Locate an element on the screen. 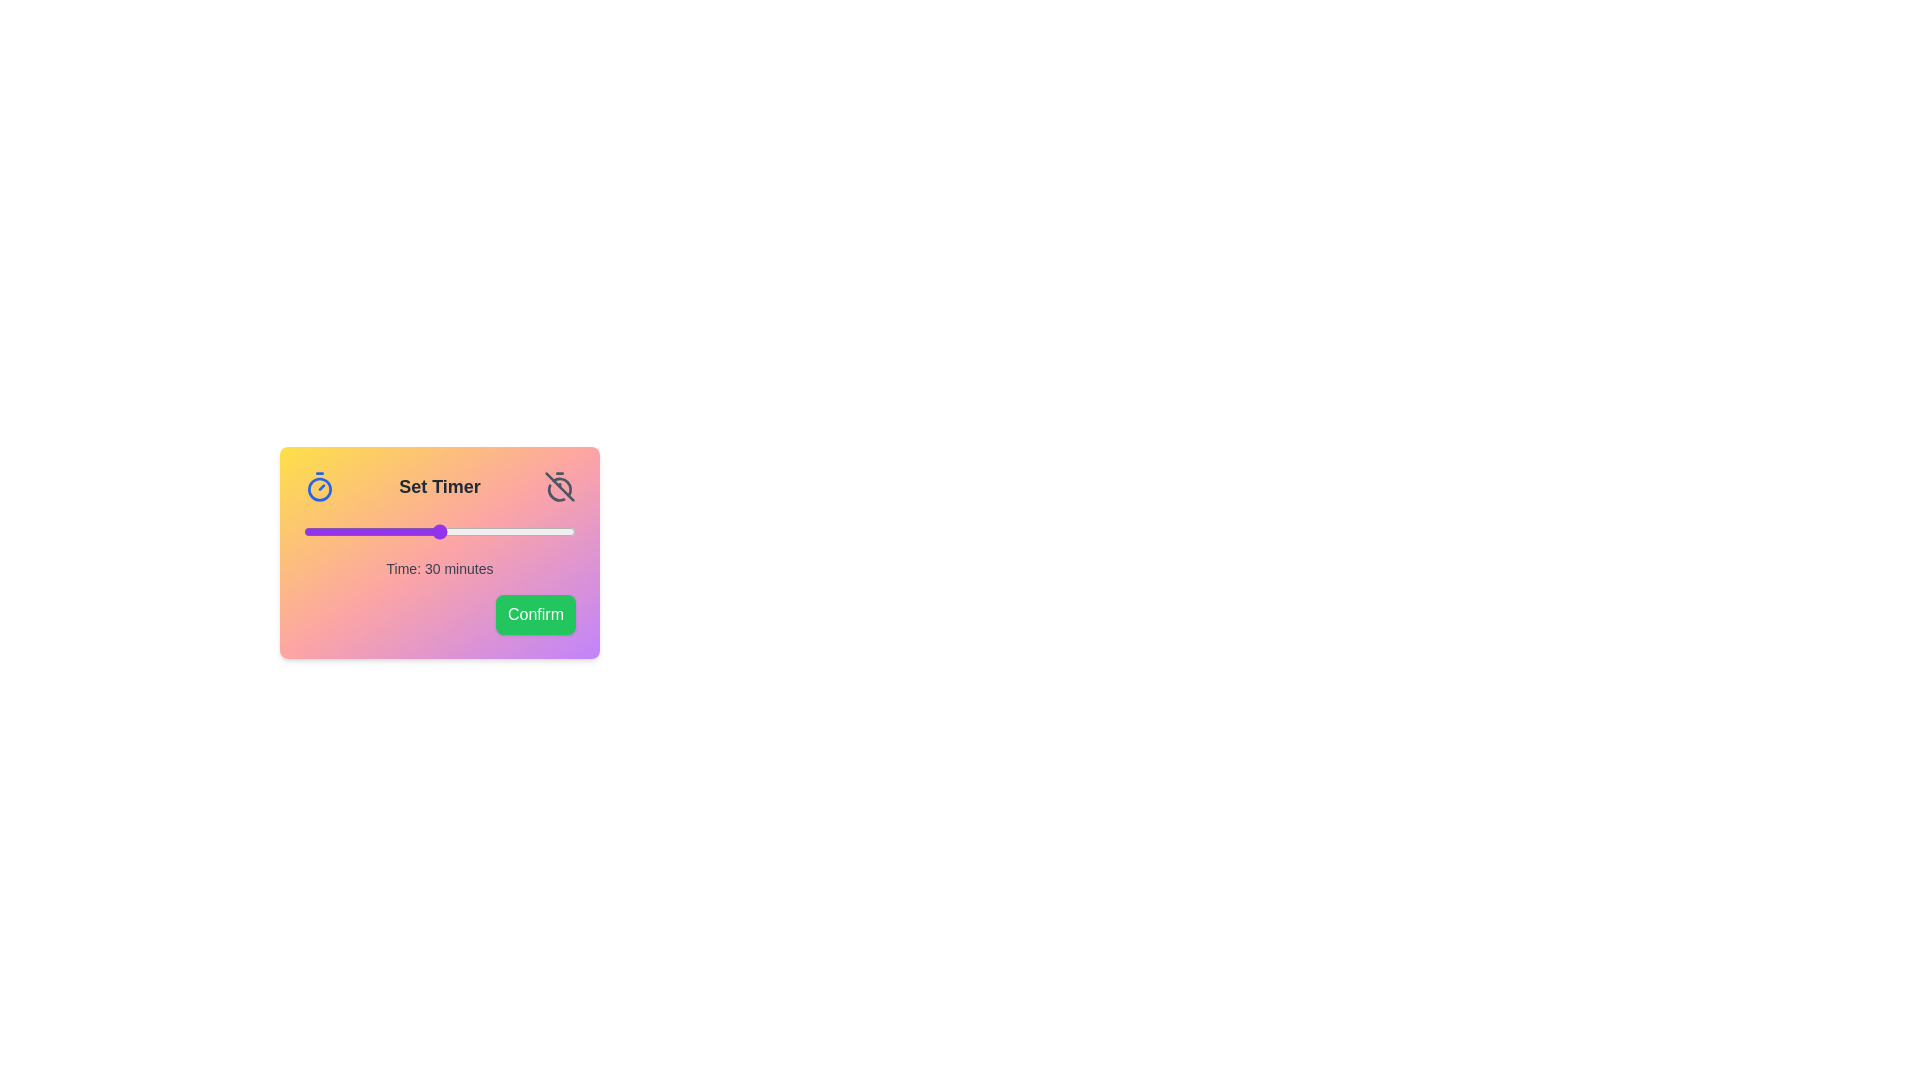  the Timer Off icon to toggle the timer state is located at coordinates (560, 486).